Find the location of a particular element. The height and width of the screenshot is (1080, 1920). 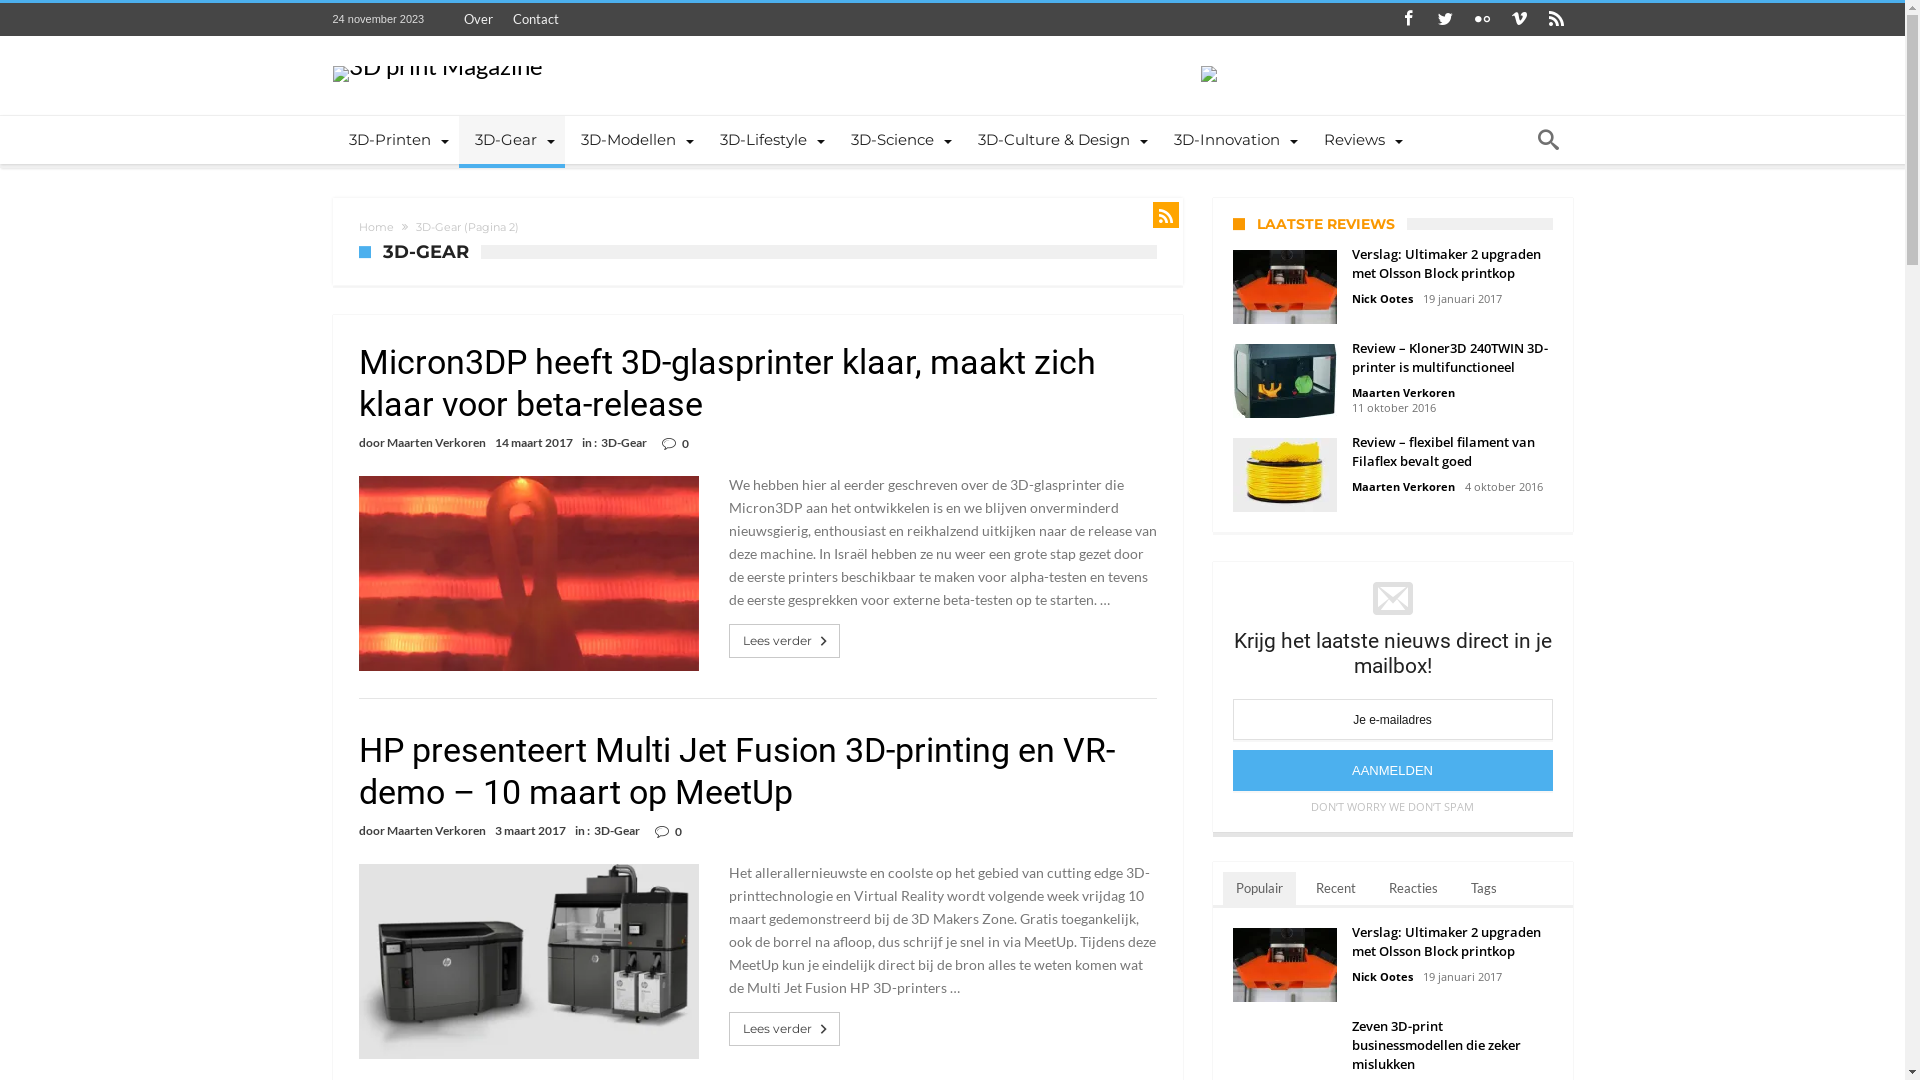

'Populair' is located at coordinates (1257, 889).